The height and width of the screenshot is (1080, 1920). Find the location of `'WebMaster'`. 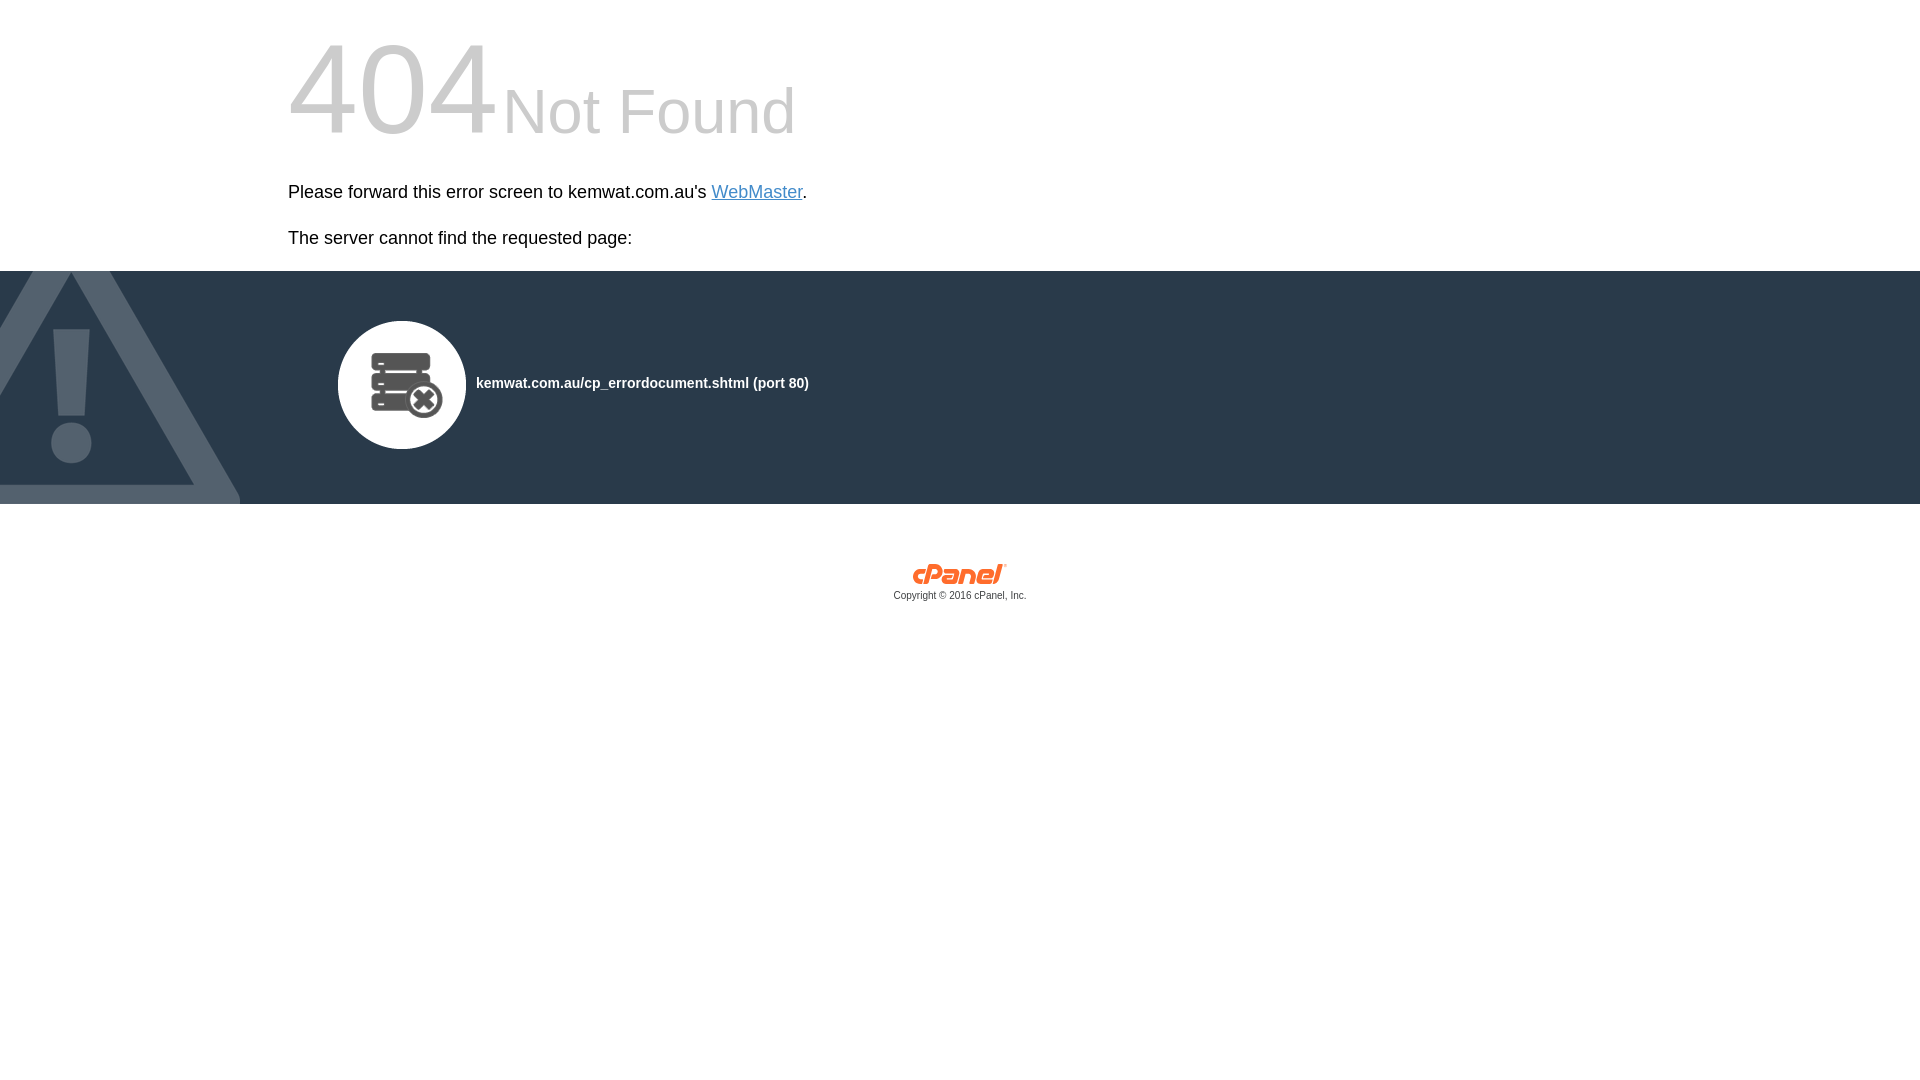

'WebMaster' is located at coordinates (711, 192).